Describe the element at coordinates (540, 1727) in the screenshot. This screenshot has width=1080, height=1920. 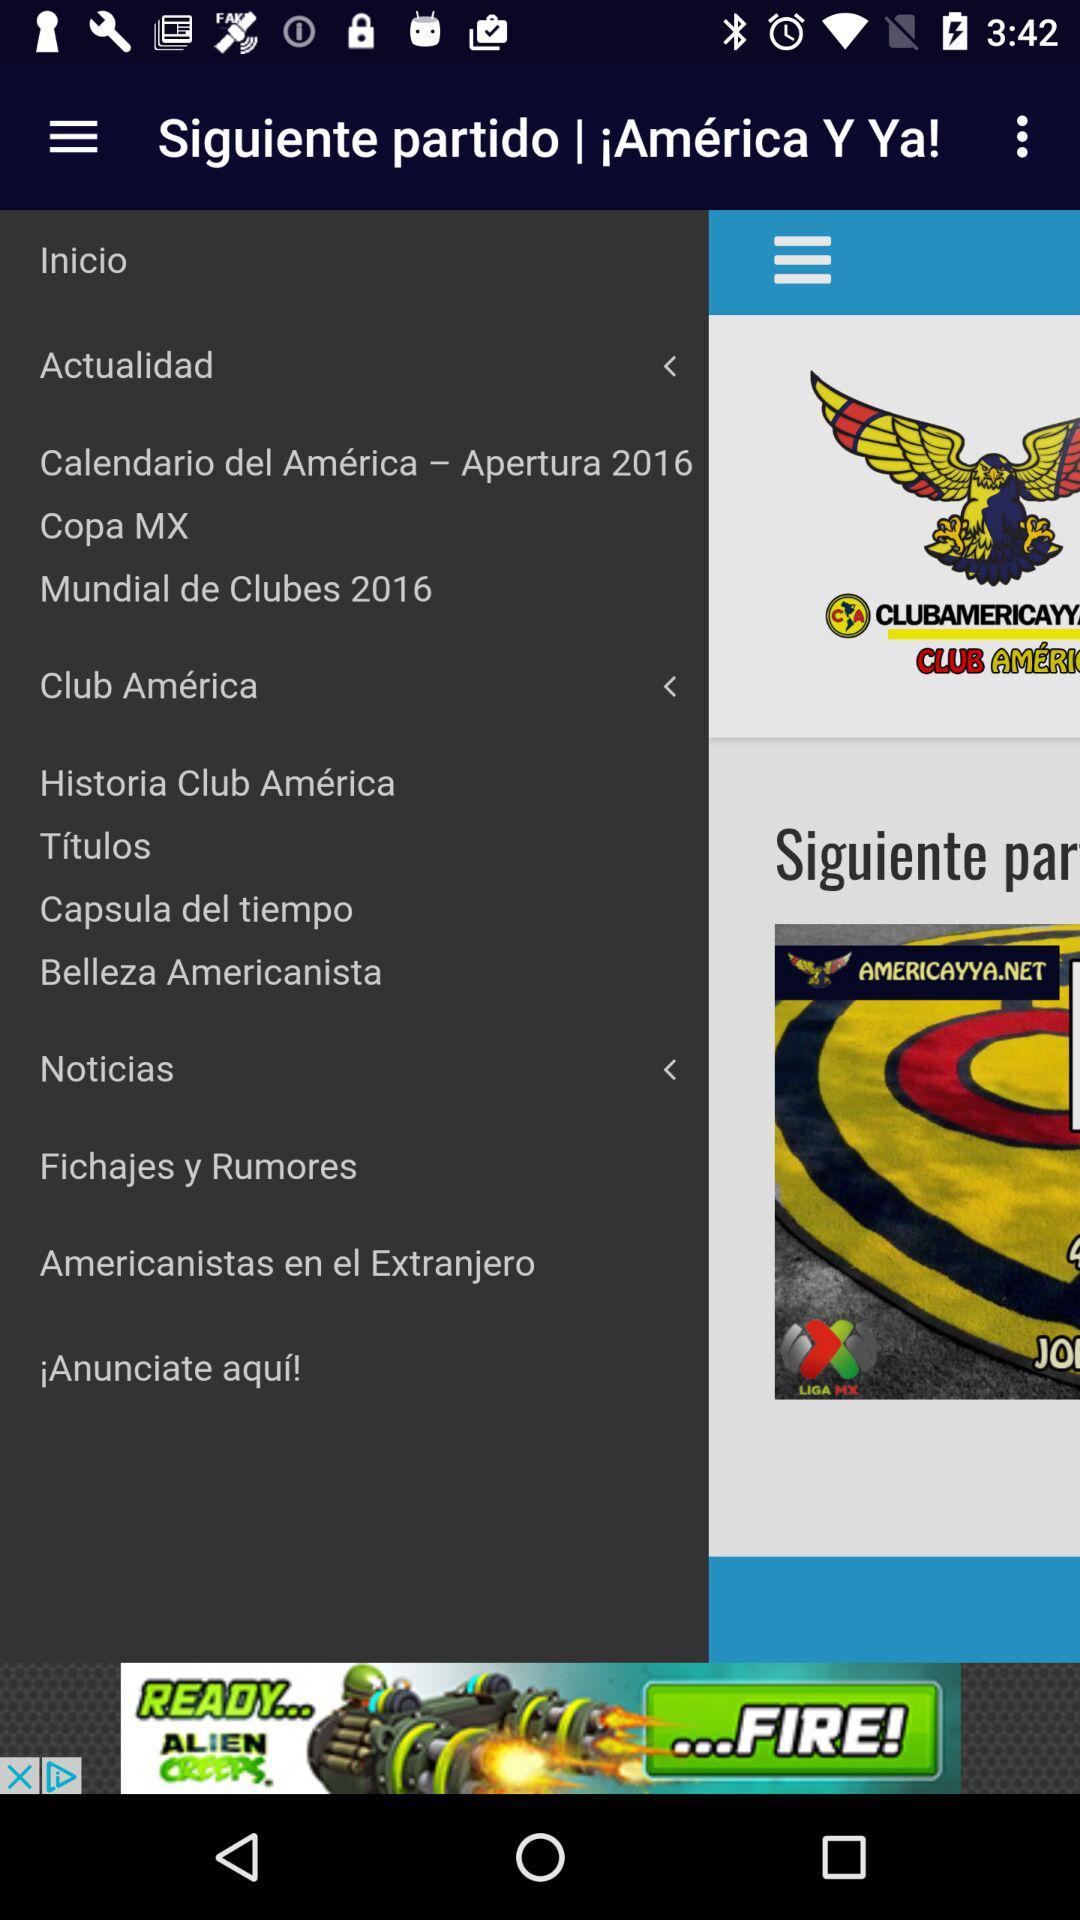
I see `opens advertisement` at that location.